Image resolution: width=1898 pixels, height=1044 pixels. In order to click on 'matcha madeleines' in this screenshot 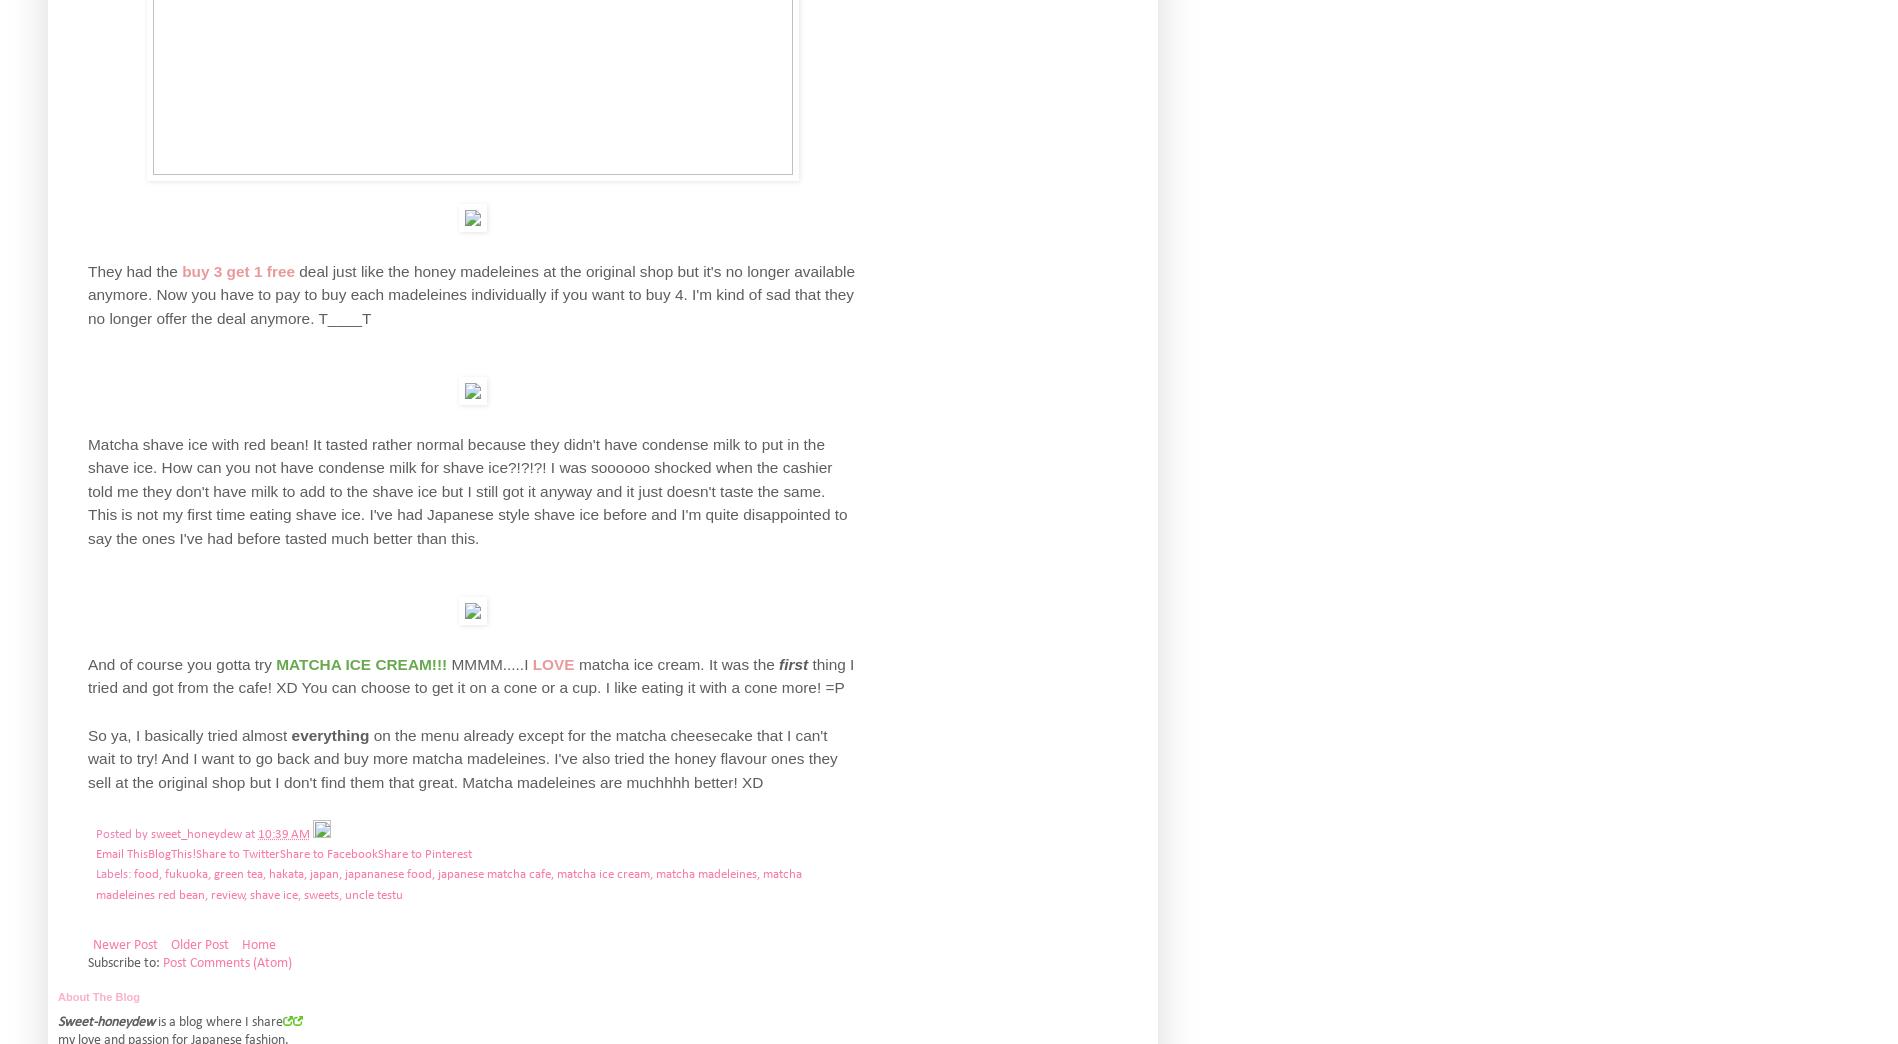, I will do `click(706, 874)`.